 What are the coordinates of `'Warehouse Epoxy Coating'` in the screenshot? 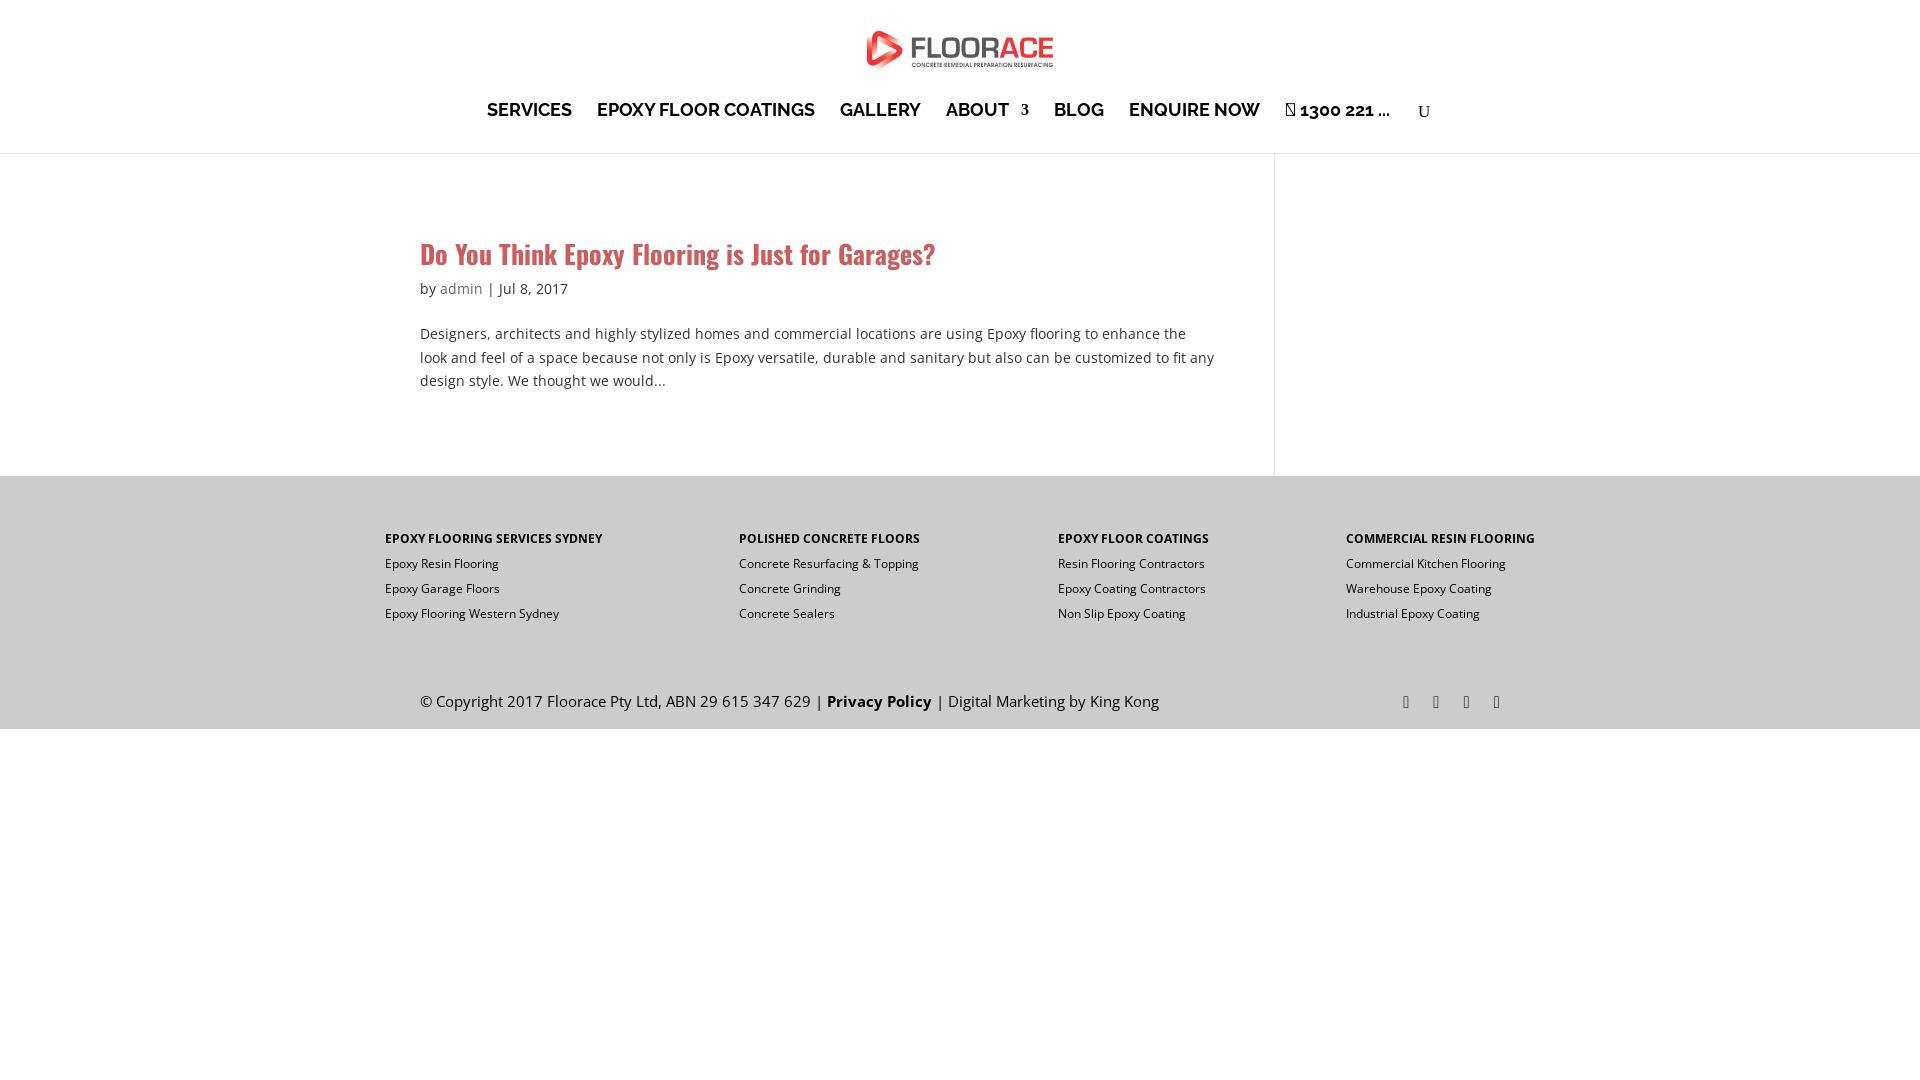 It's located at (1345, 587).